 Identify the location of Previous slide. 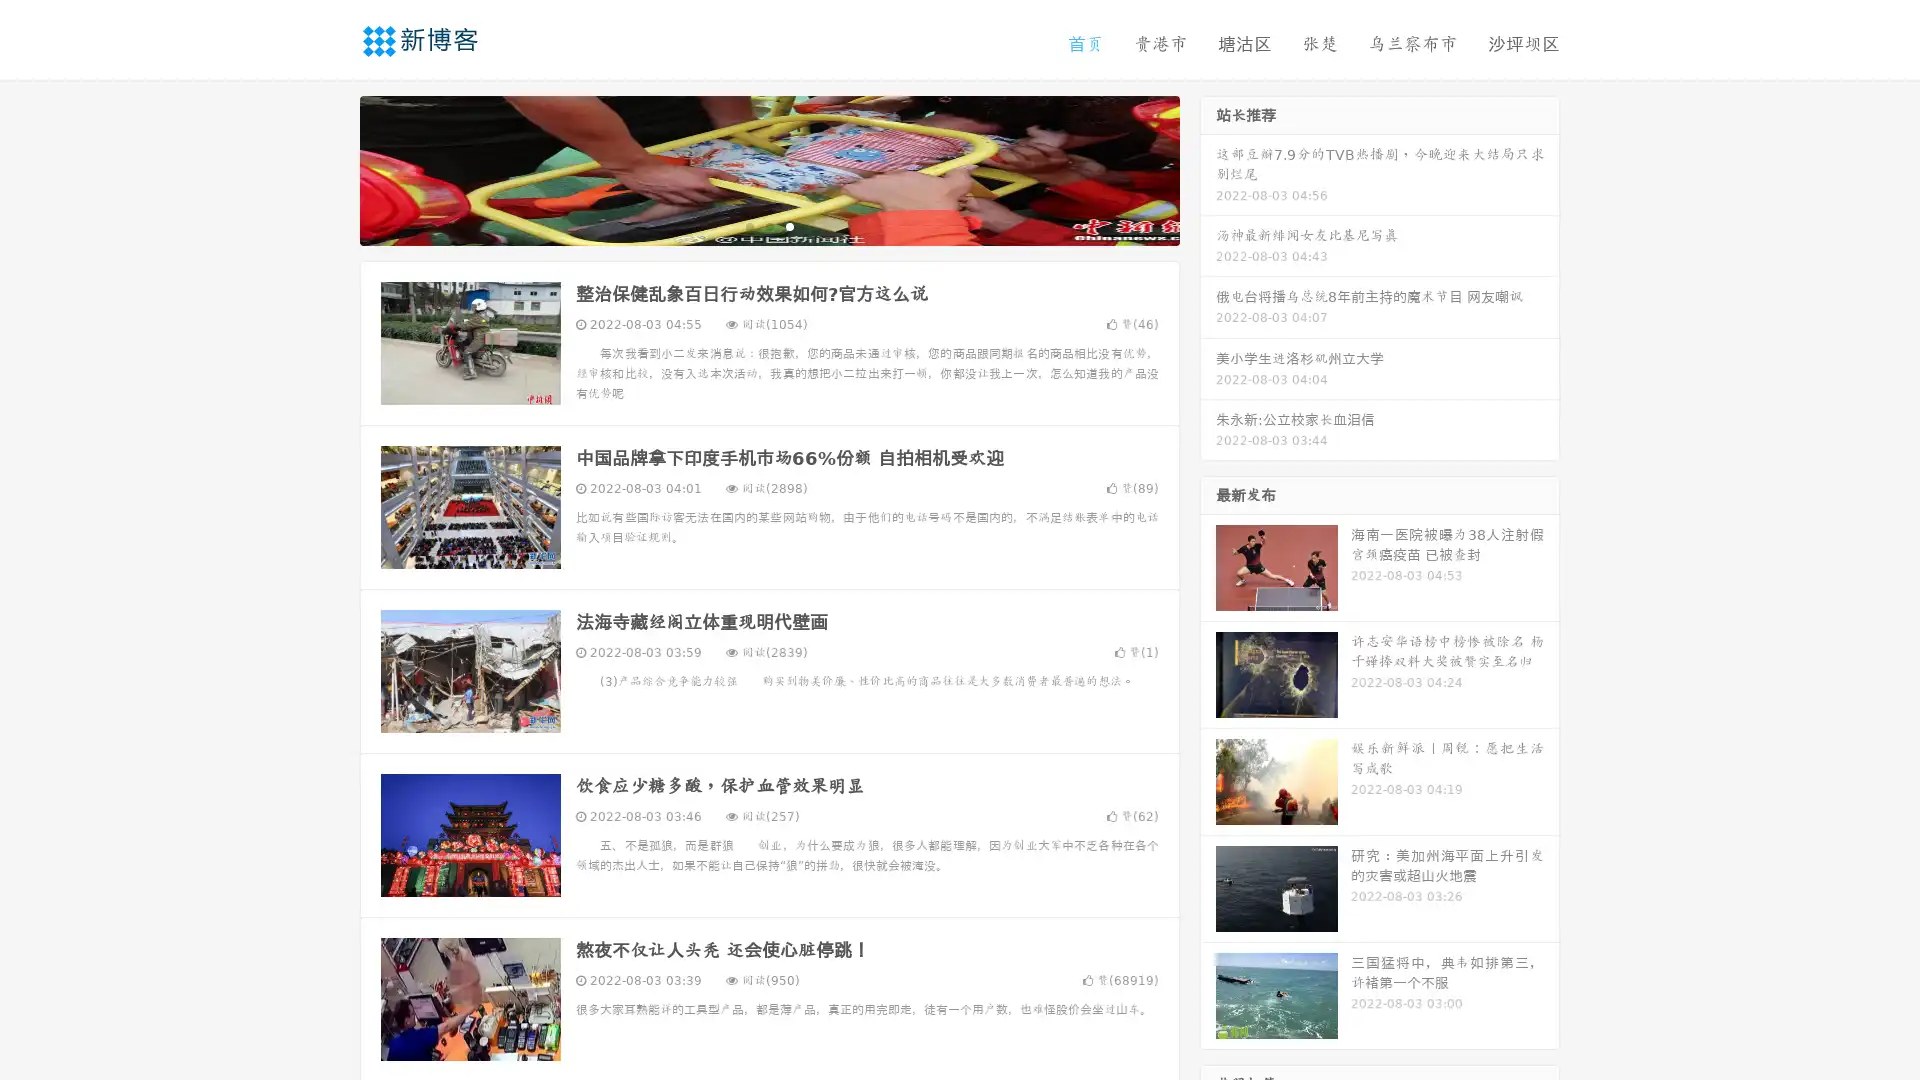
(330, 168).